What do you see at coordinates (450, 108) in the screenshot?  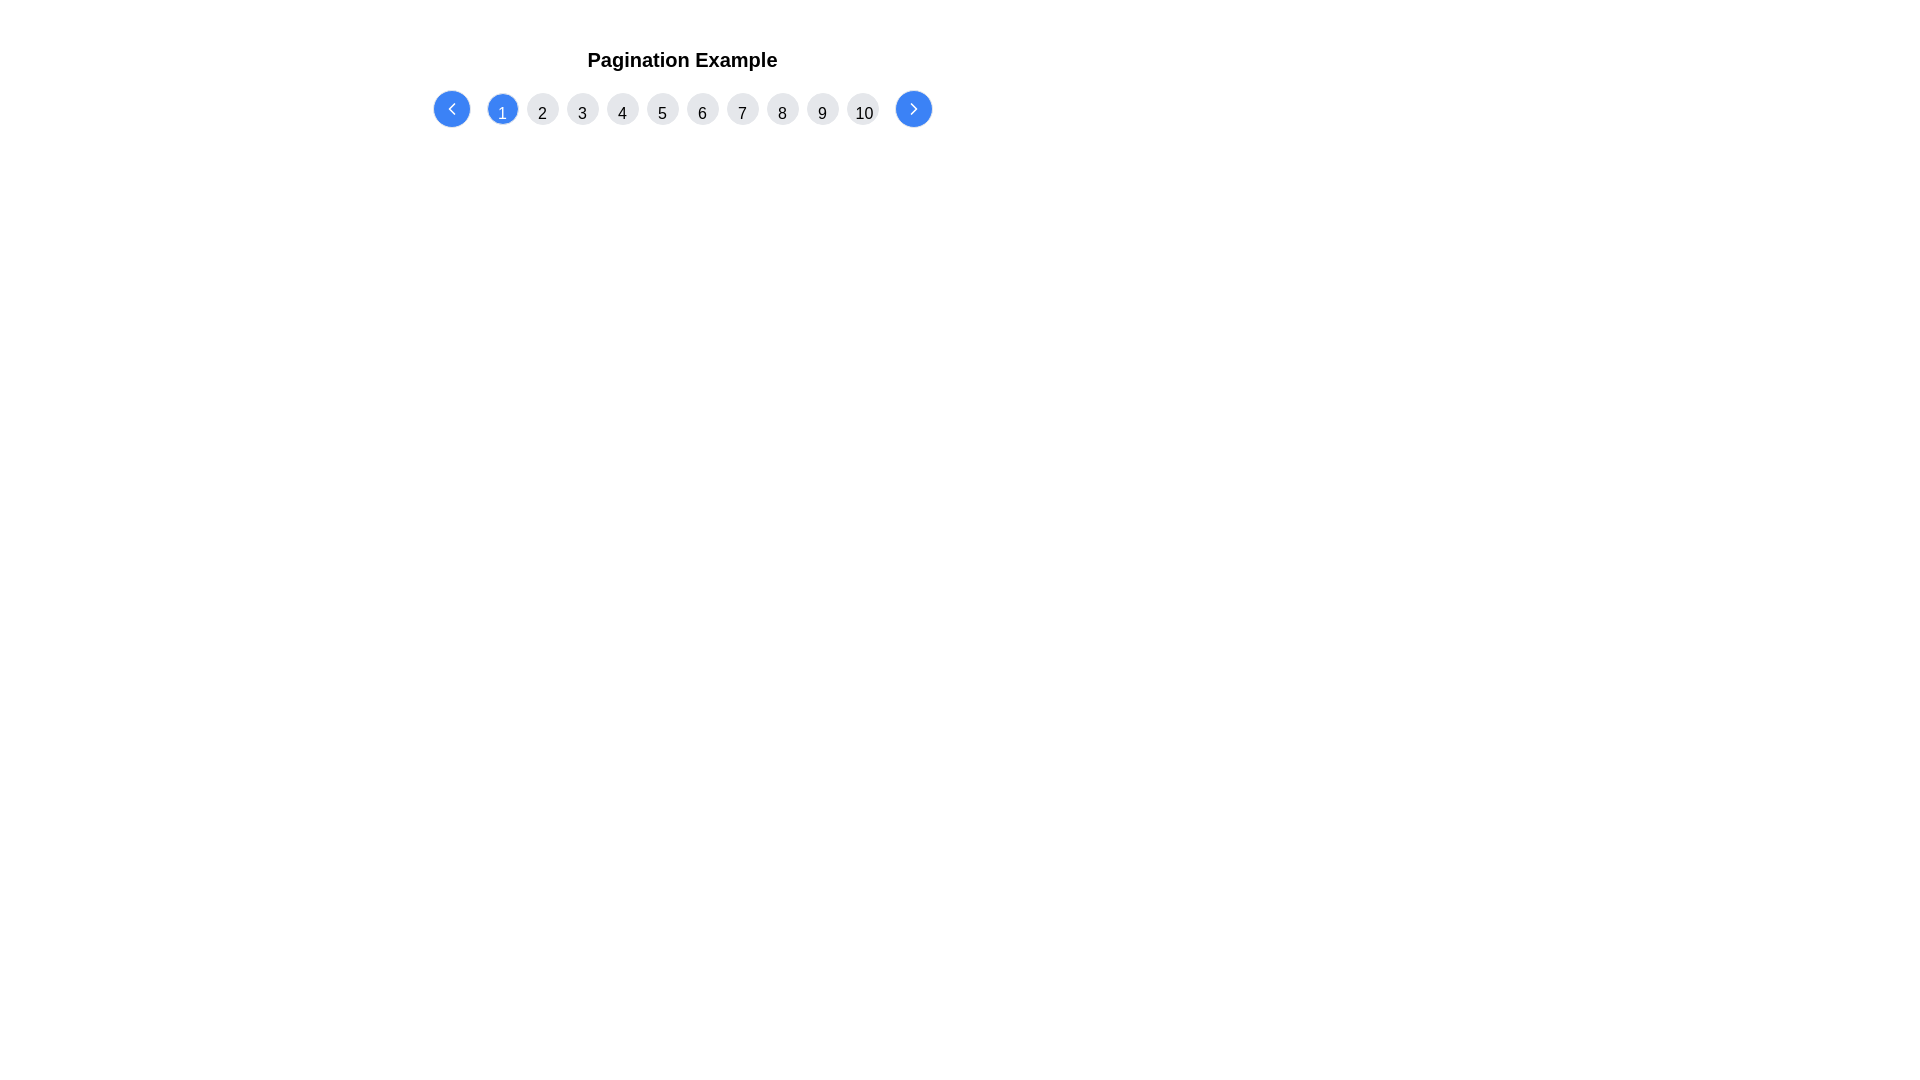 I see `the left chevron SVG icon within the blue circular button located at the far left of the pagination control row` at bounding box center [450, 108].